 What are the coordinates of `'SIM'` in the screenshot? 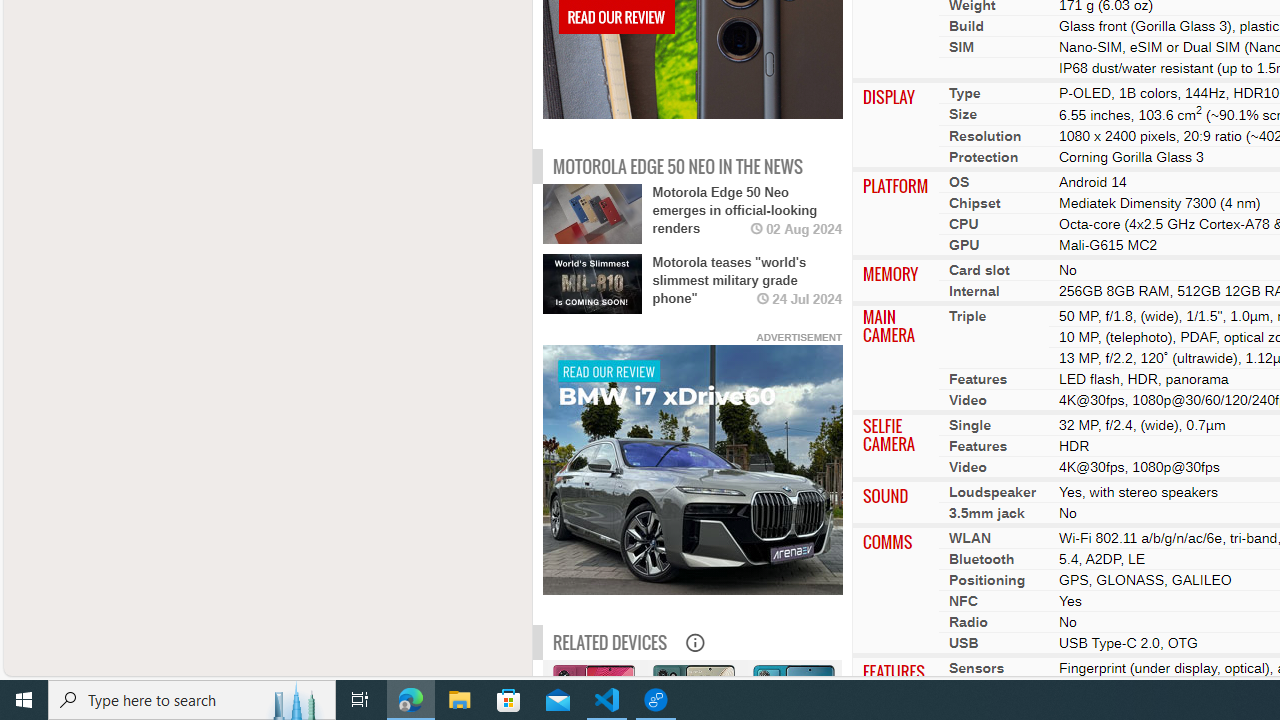 It's located at (961, 45).